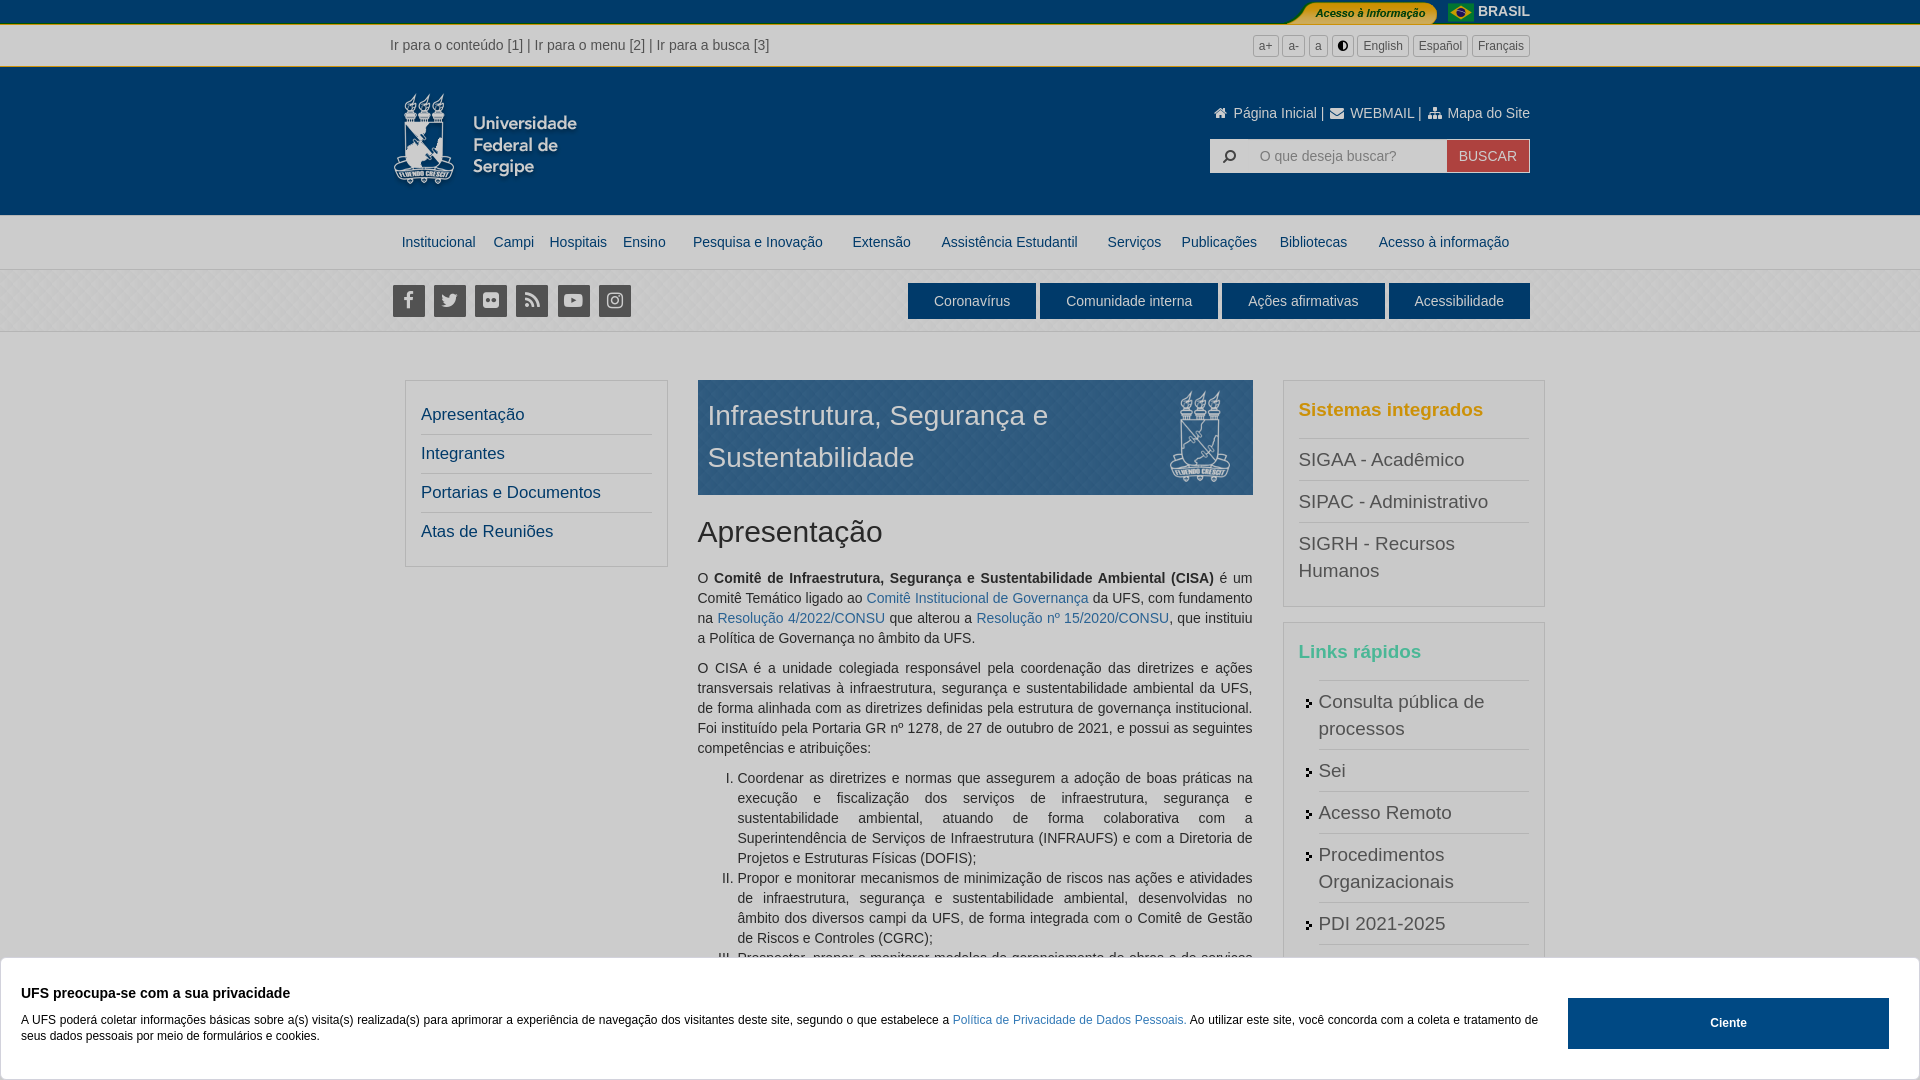 Image resolution: width=1920 pixels, height=1080 pixels. I want to click on 'a+', so click(1265, 45).